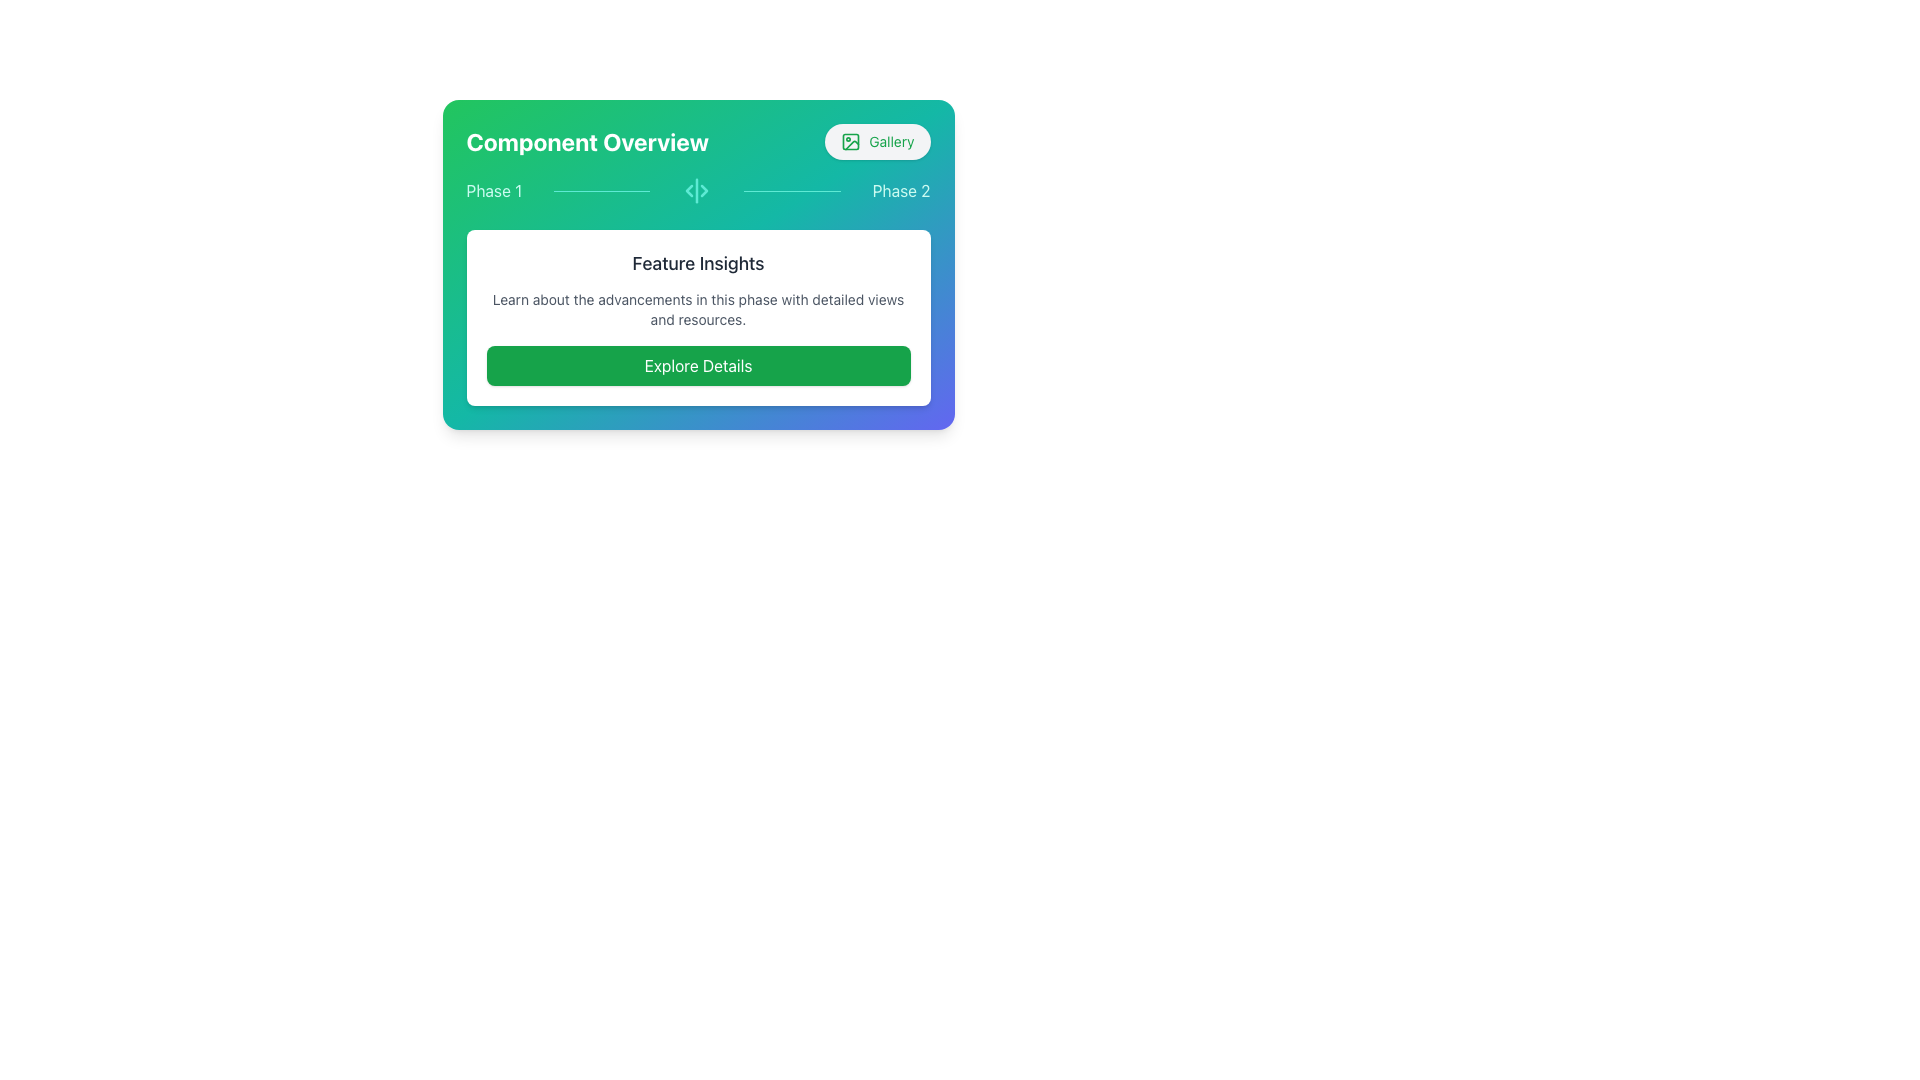  What do you see at coordinates (791, 191) in the screenshot?
I see `the second horizontal Divider Line located between the 'Phase 1' and 'Phase 2' labels in the 'Component Overview' section` at bounding box center [791, 191].